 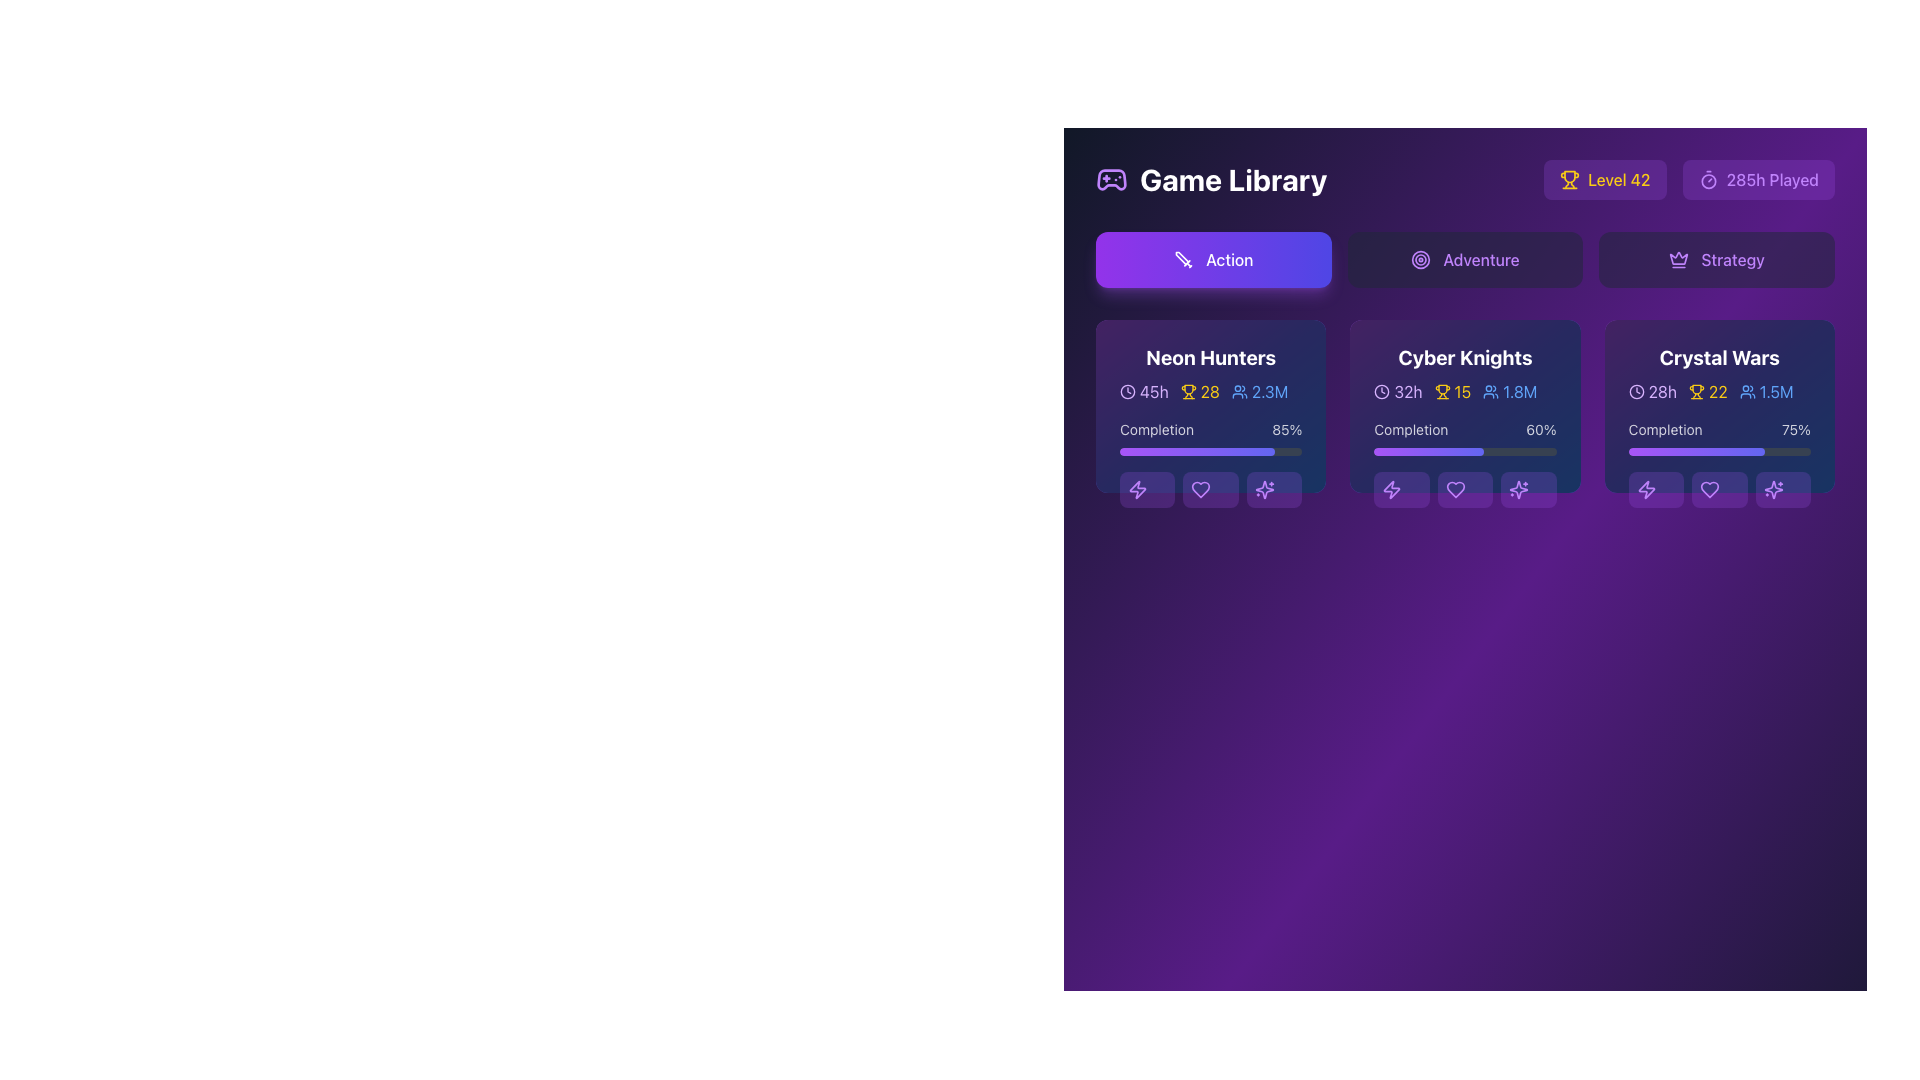 I want to click on the rightmost button in the row of three buttons located beneath the 'Cyber Knights' card, so click(x=1527, y=489).